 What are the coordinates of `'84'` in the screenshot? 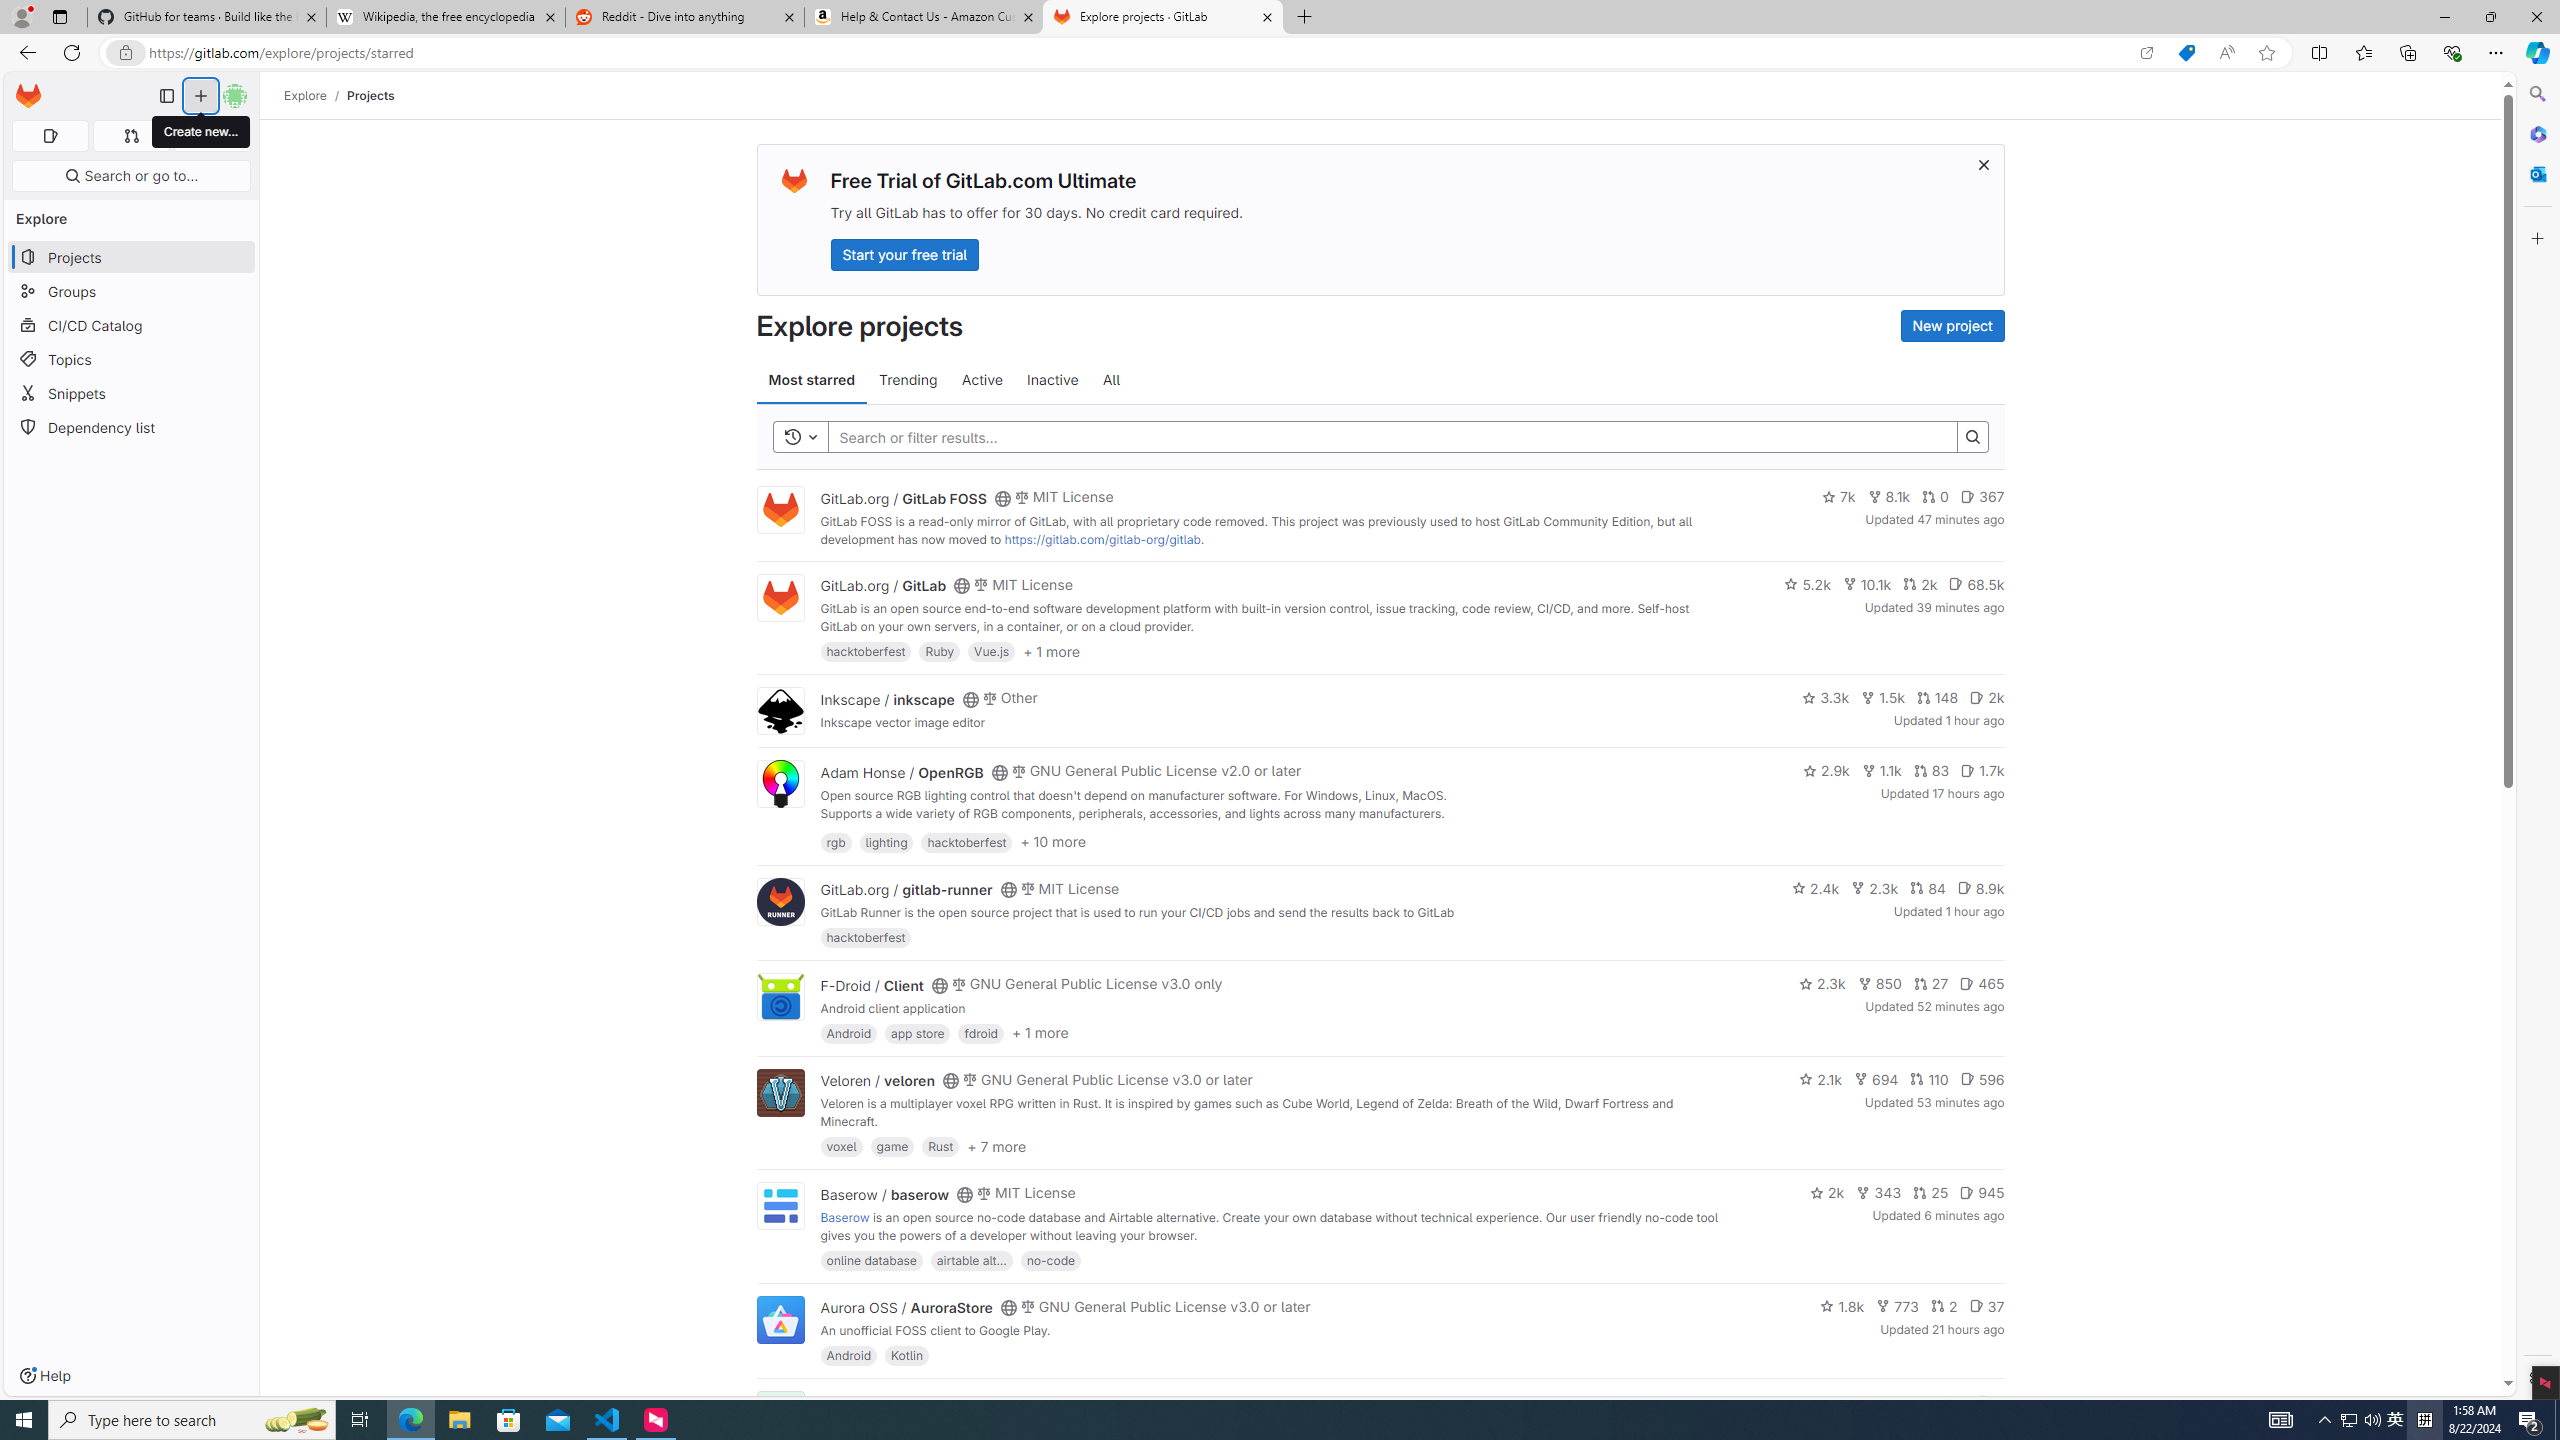 It's located at (1927, 886).